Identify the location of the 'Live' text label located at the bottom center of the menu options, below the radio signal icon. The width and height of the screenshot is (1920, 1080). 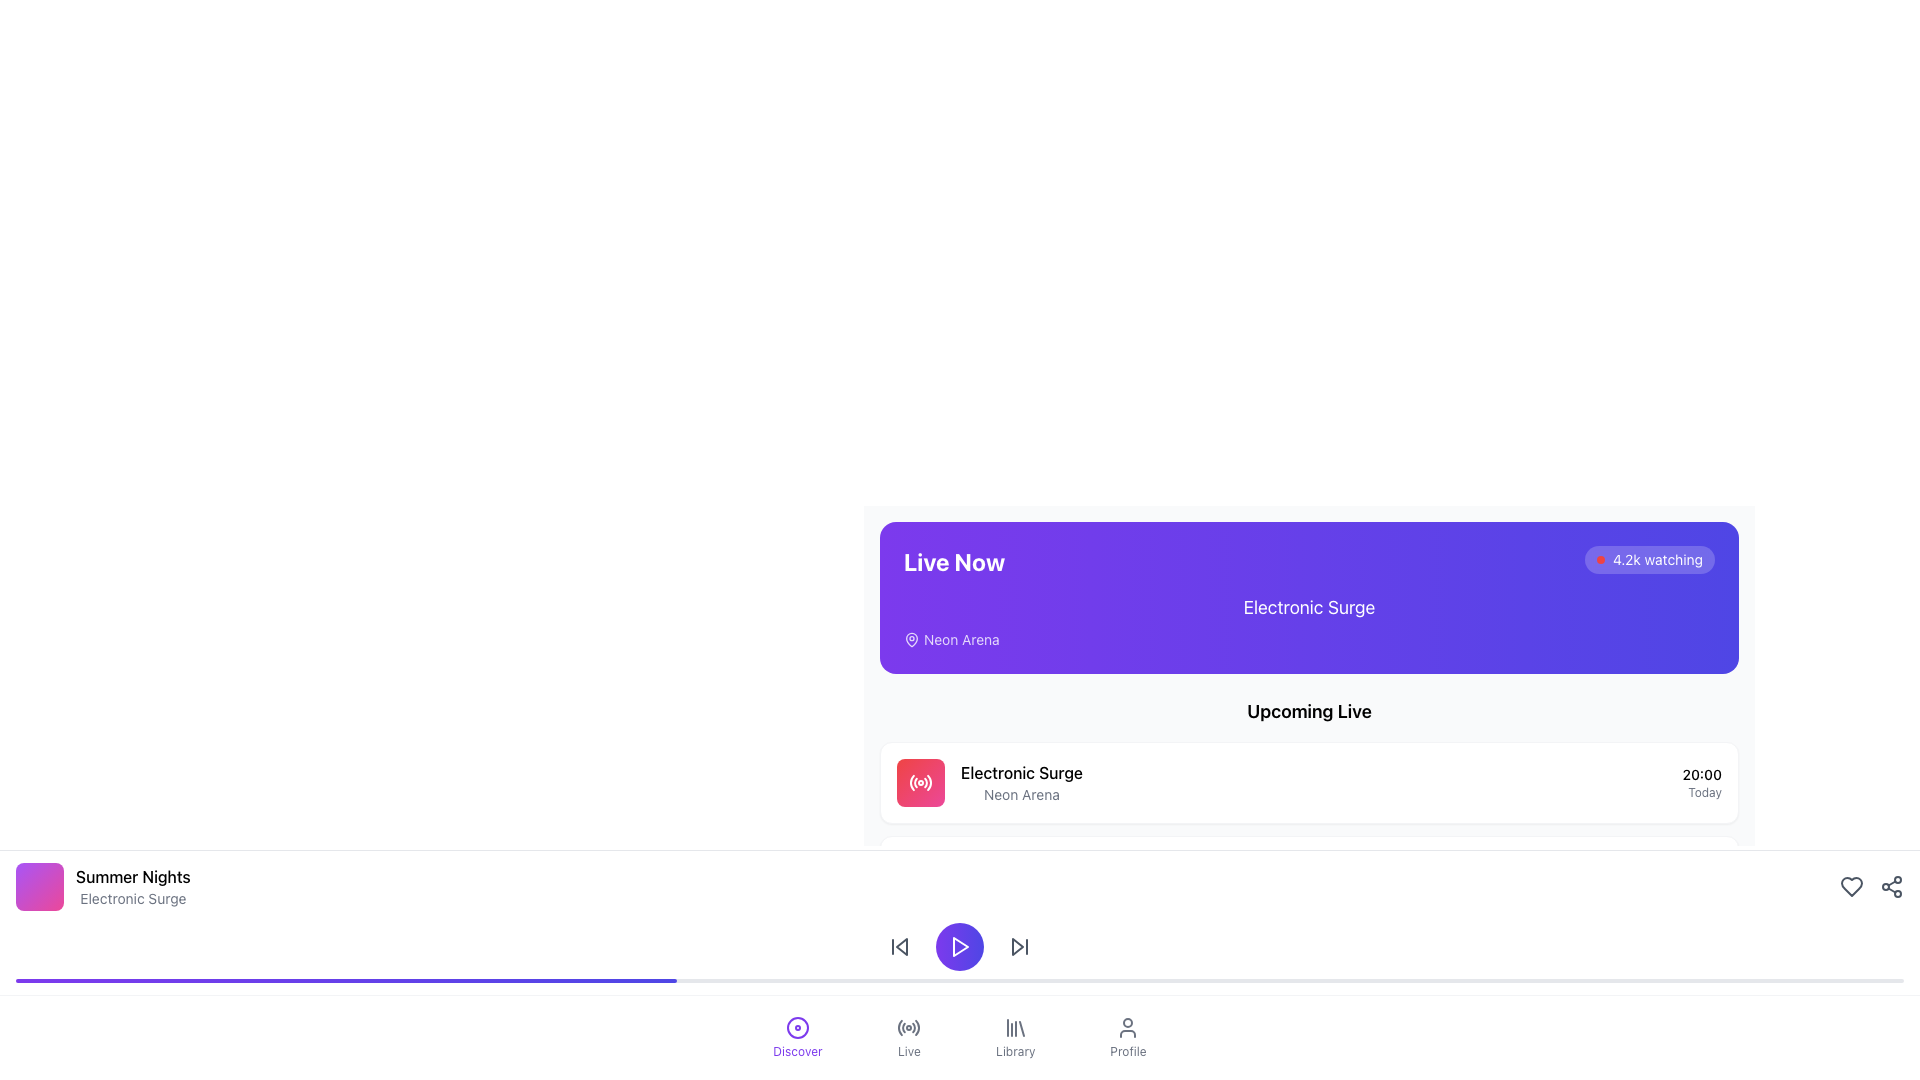
(908, 1051).